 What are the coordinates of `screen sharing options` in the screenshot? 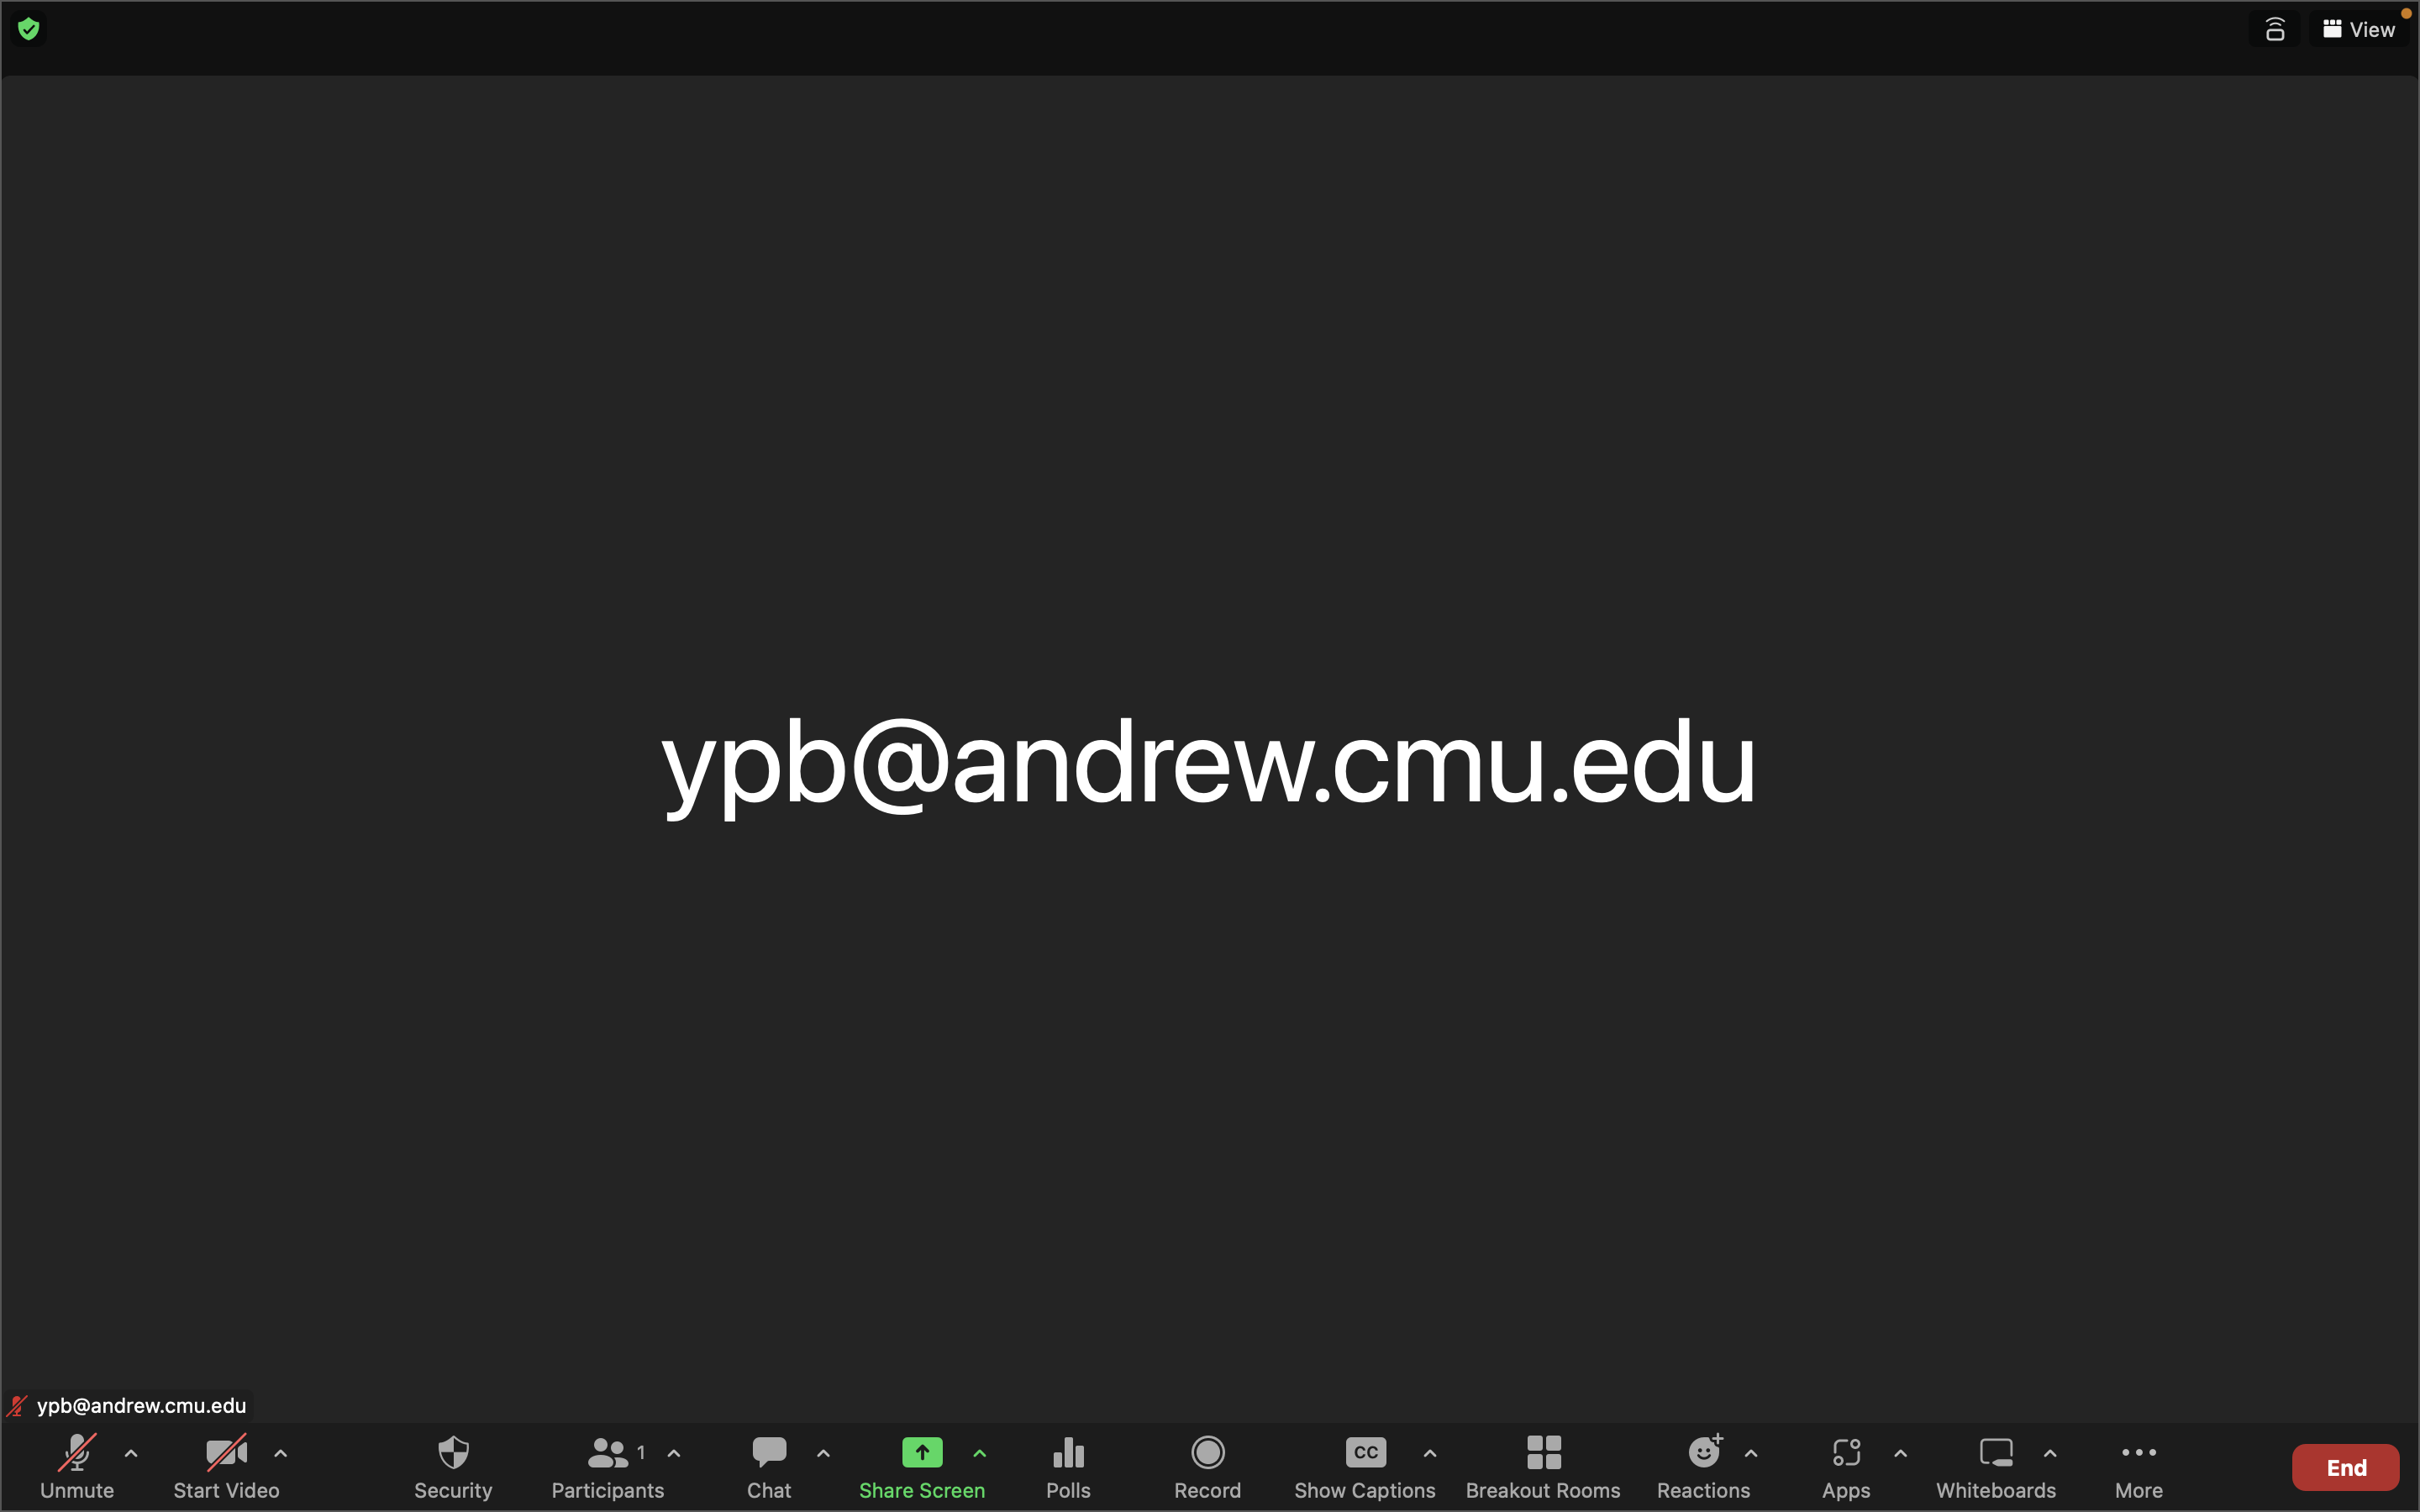 It's located at (979, 1456).